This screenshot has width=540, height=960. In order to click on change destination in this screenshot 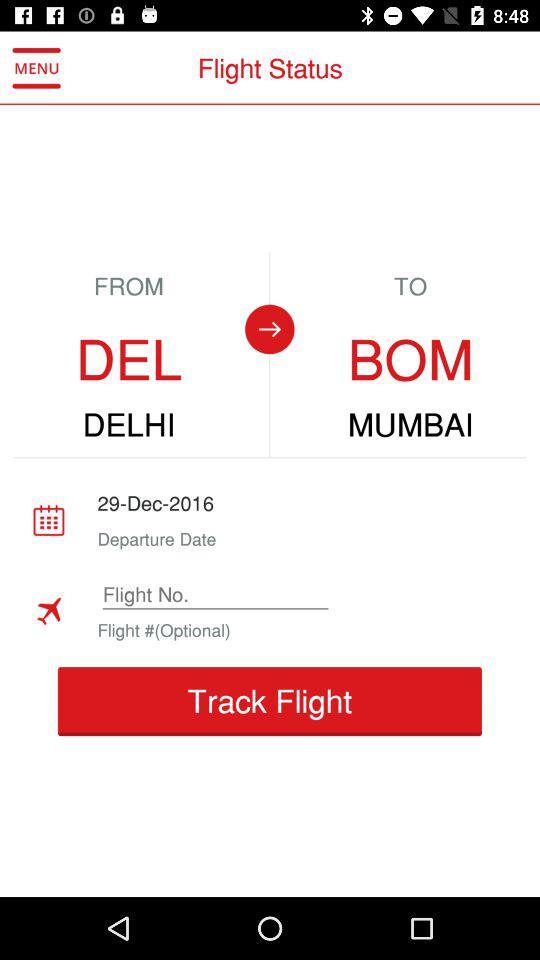, I will do `click(269, 329)`.